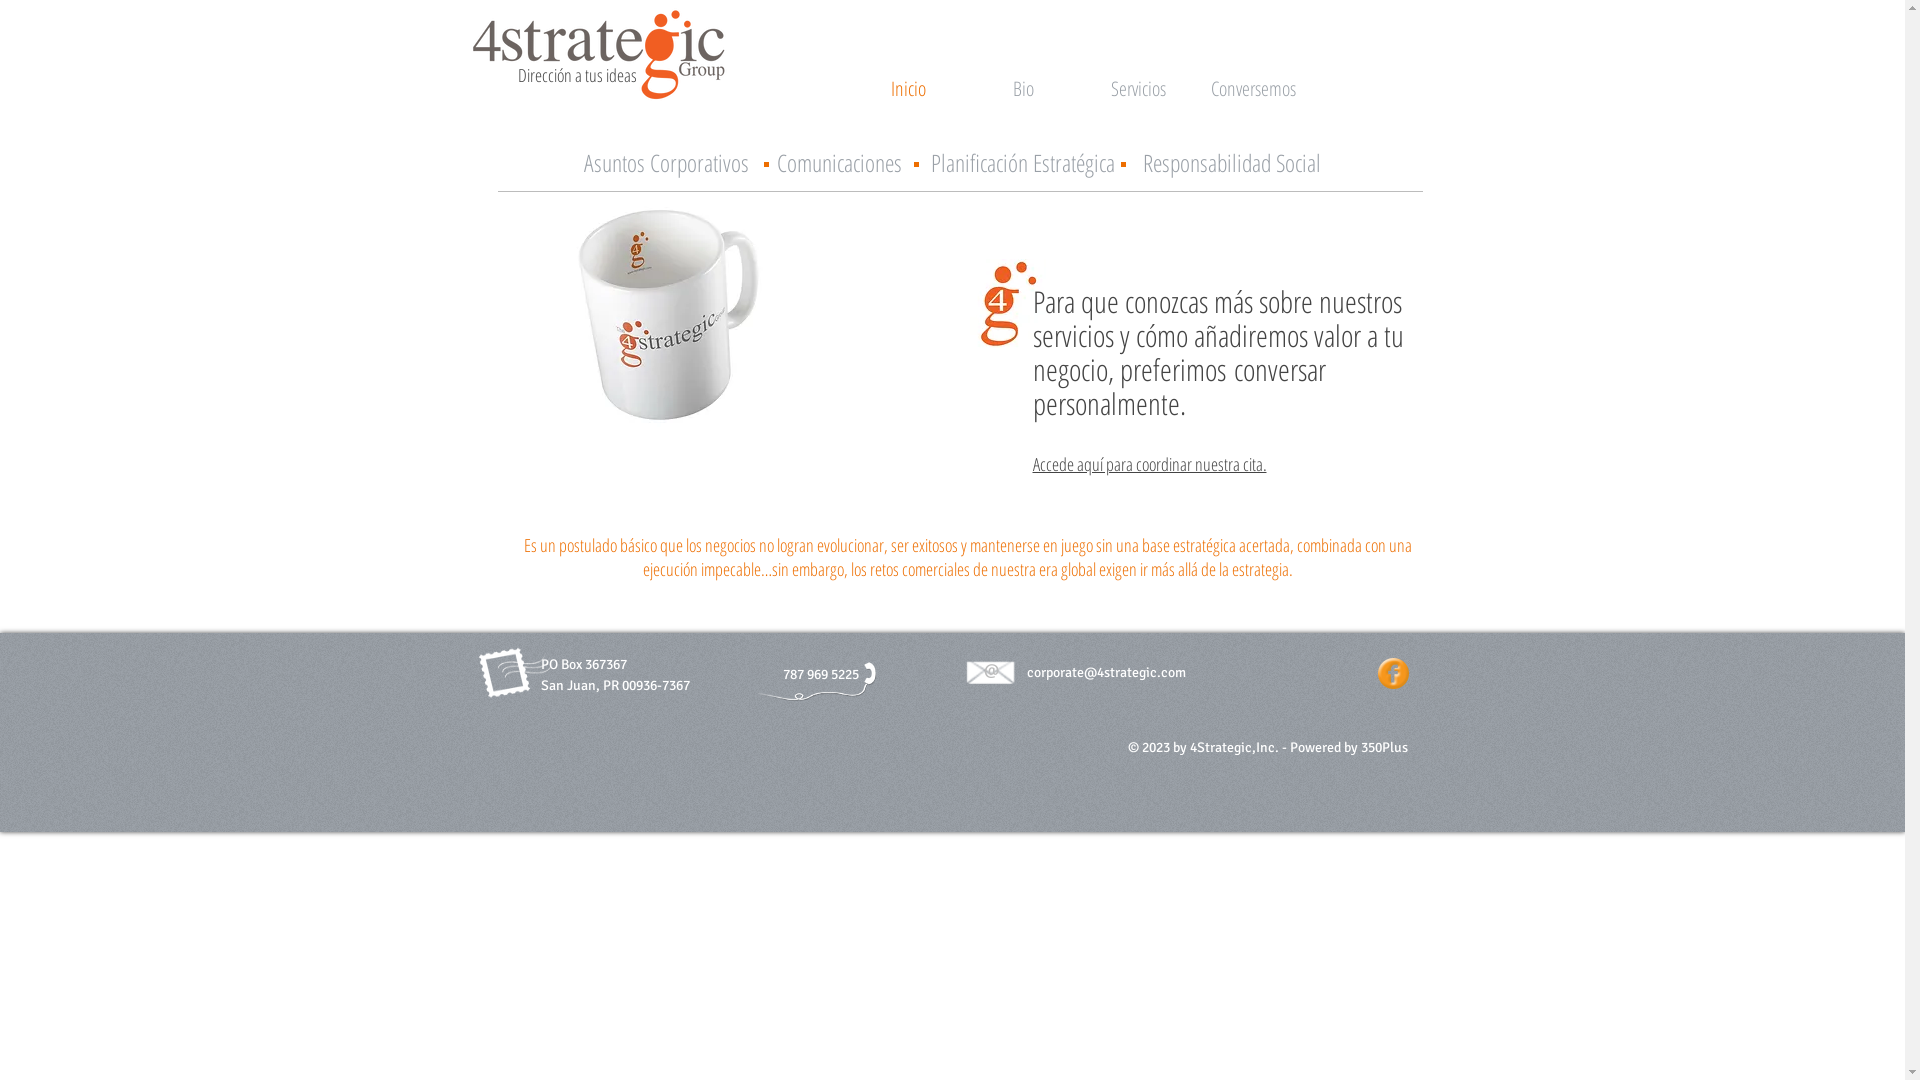 The width and height of the screenshot is (1920, 1080). Describe the element at coordinates (1359, 747) in the screenshot. I see `'350Plus'` at that location.